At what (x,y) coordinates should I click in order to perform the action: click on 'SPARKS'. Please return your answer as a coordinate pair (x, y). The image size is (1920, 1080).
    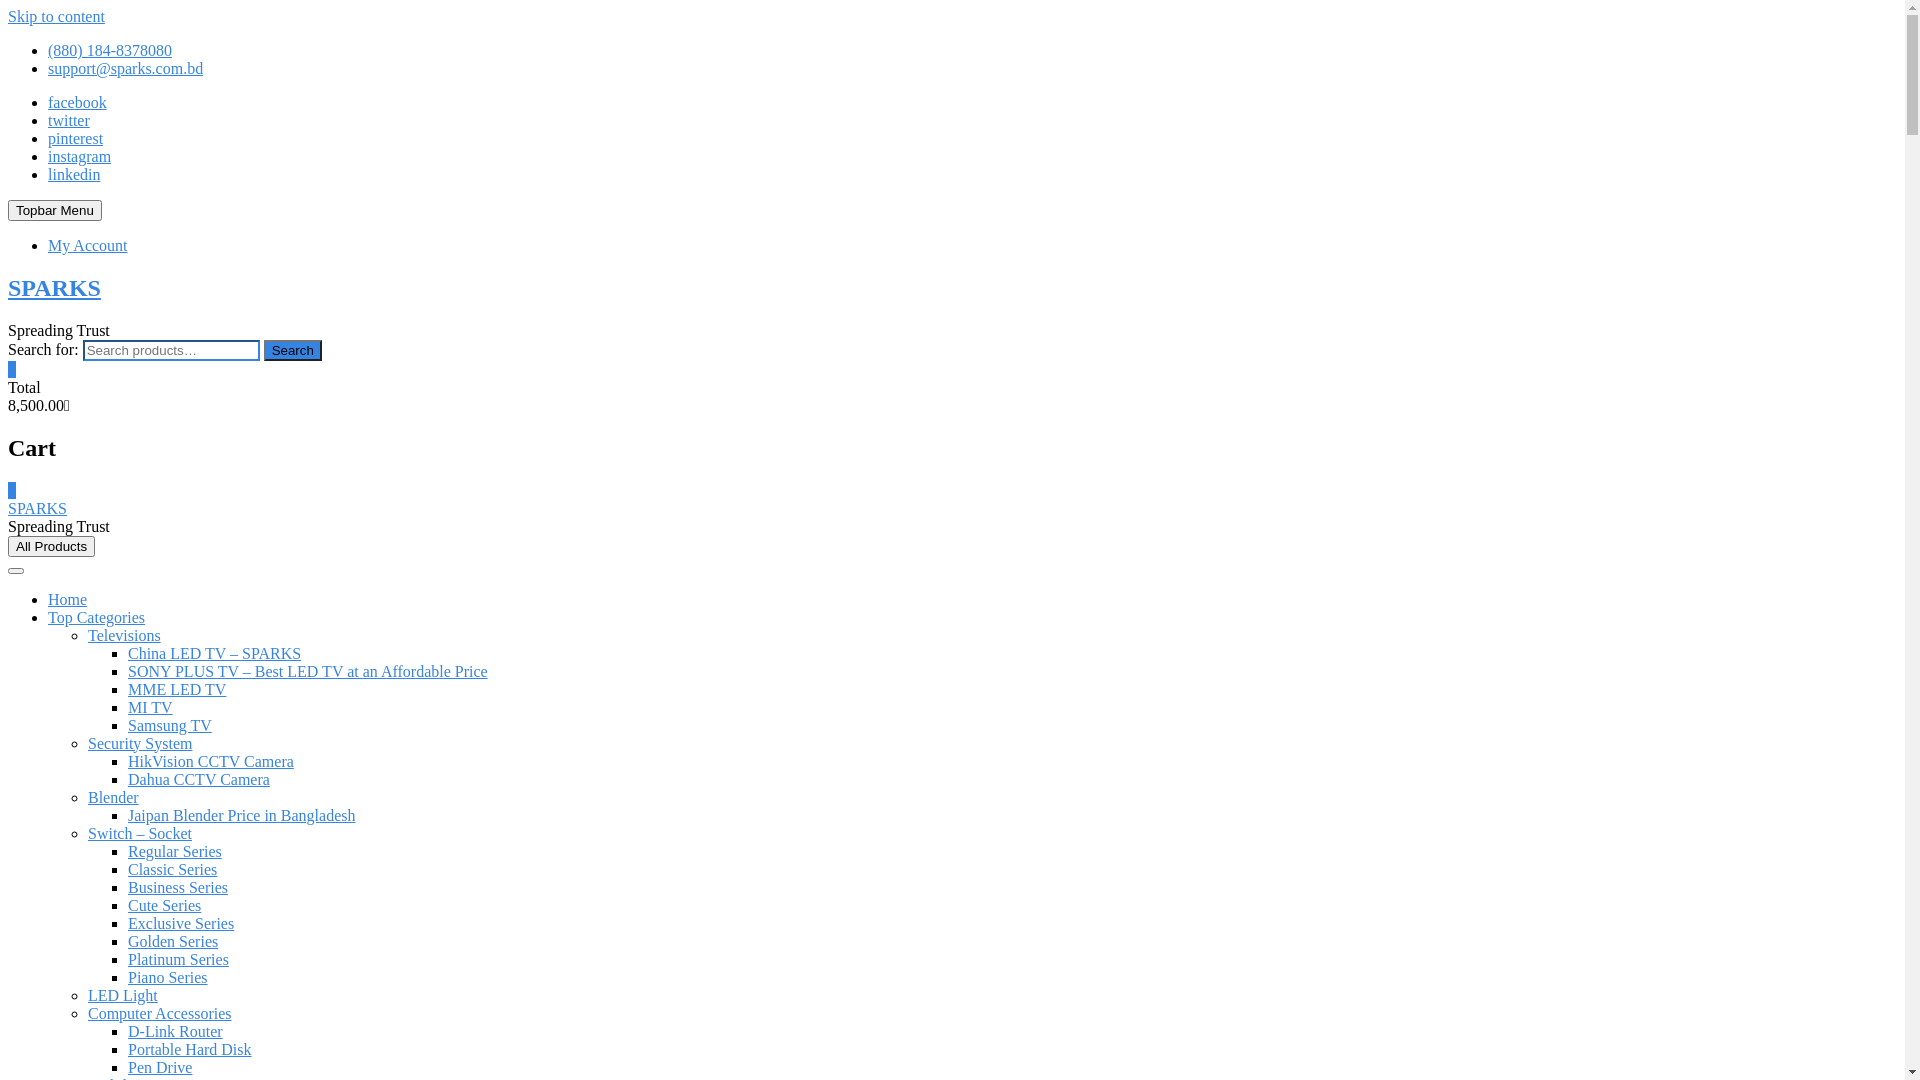
    Looking at the image, I should click on (8, 507).